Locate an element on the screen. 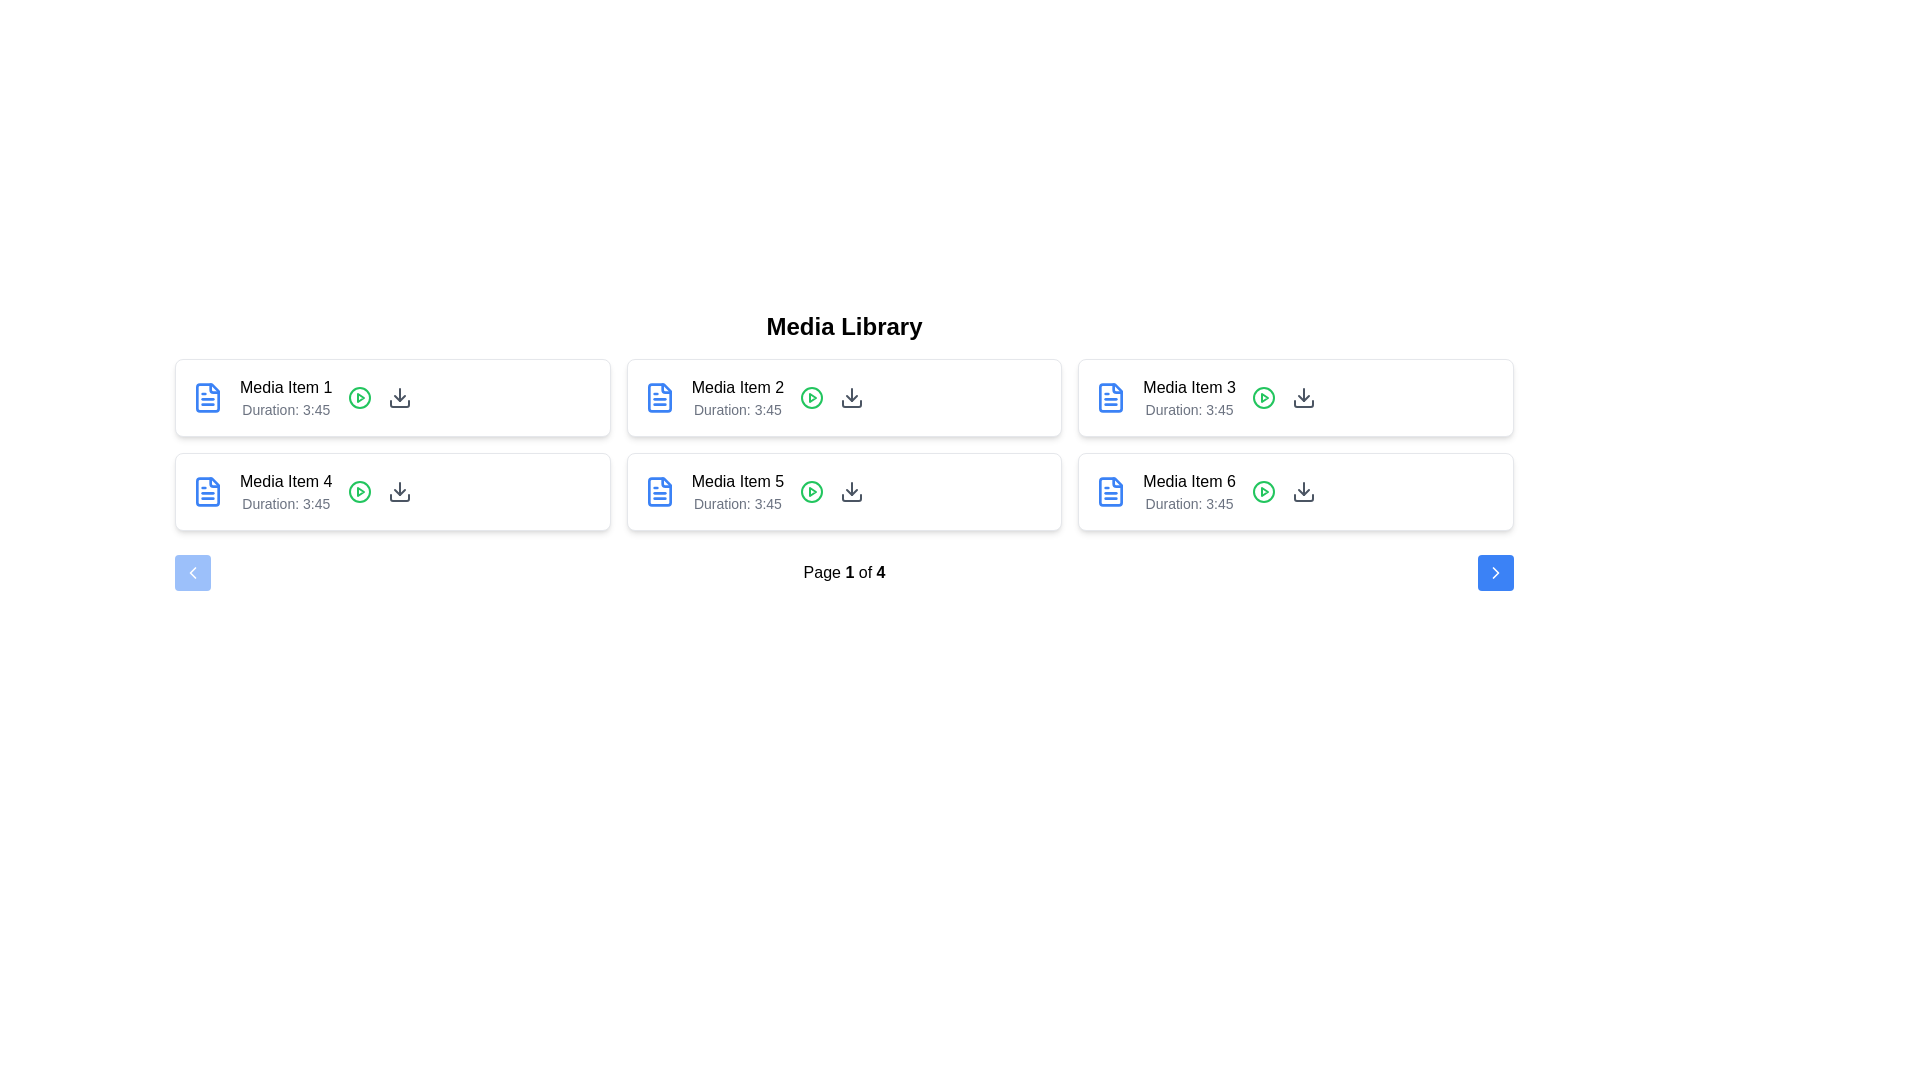  the text 'Media Item 6' for copying from the text label located in the bottom-right corner of the main grid is located at coordinates (1189, 482).